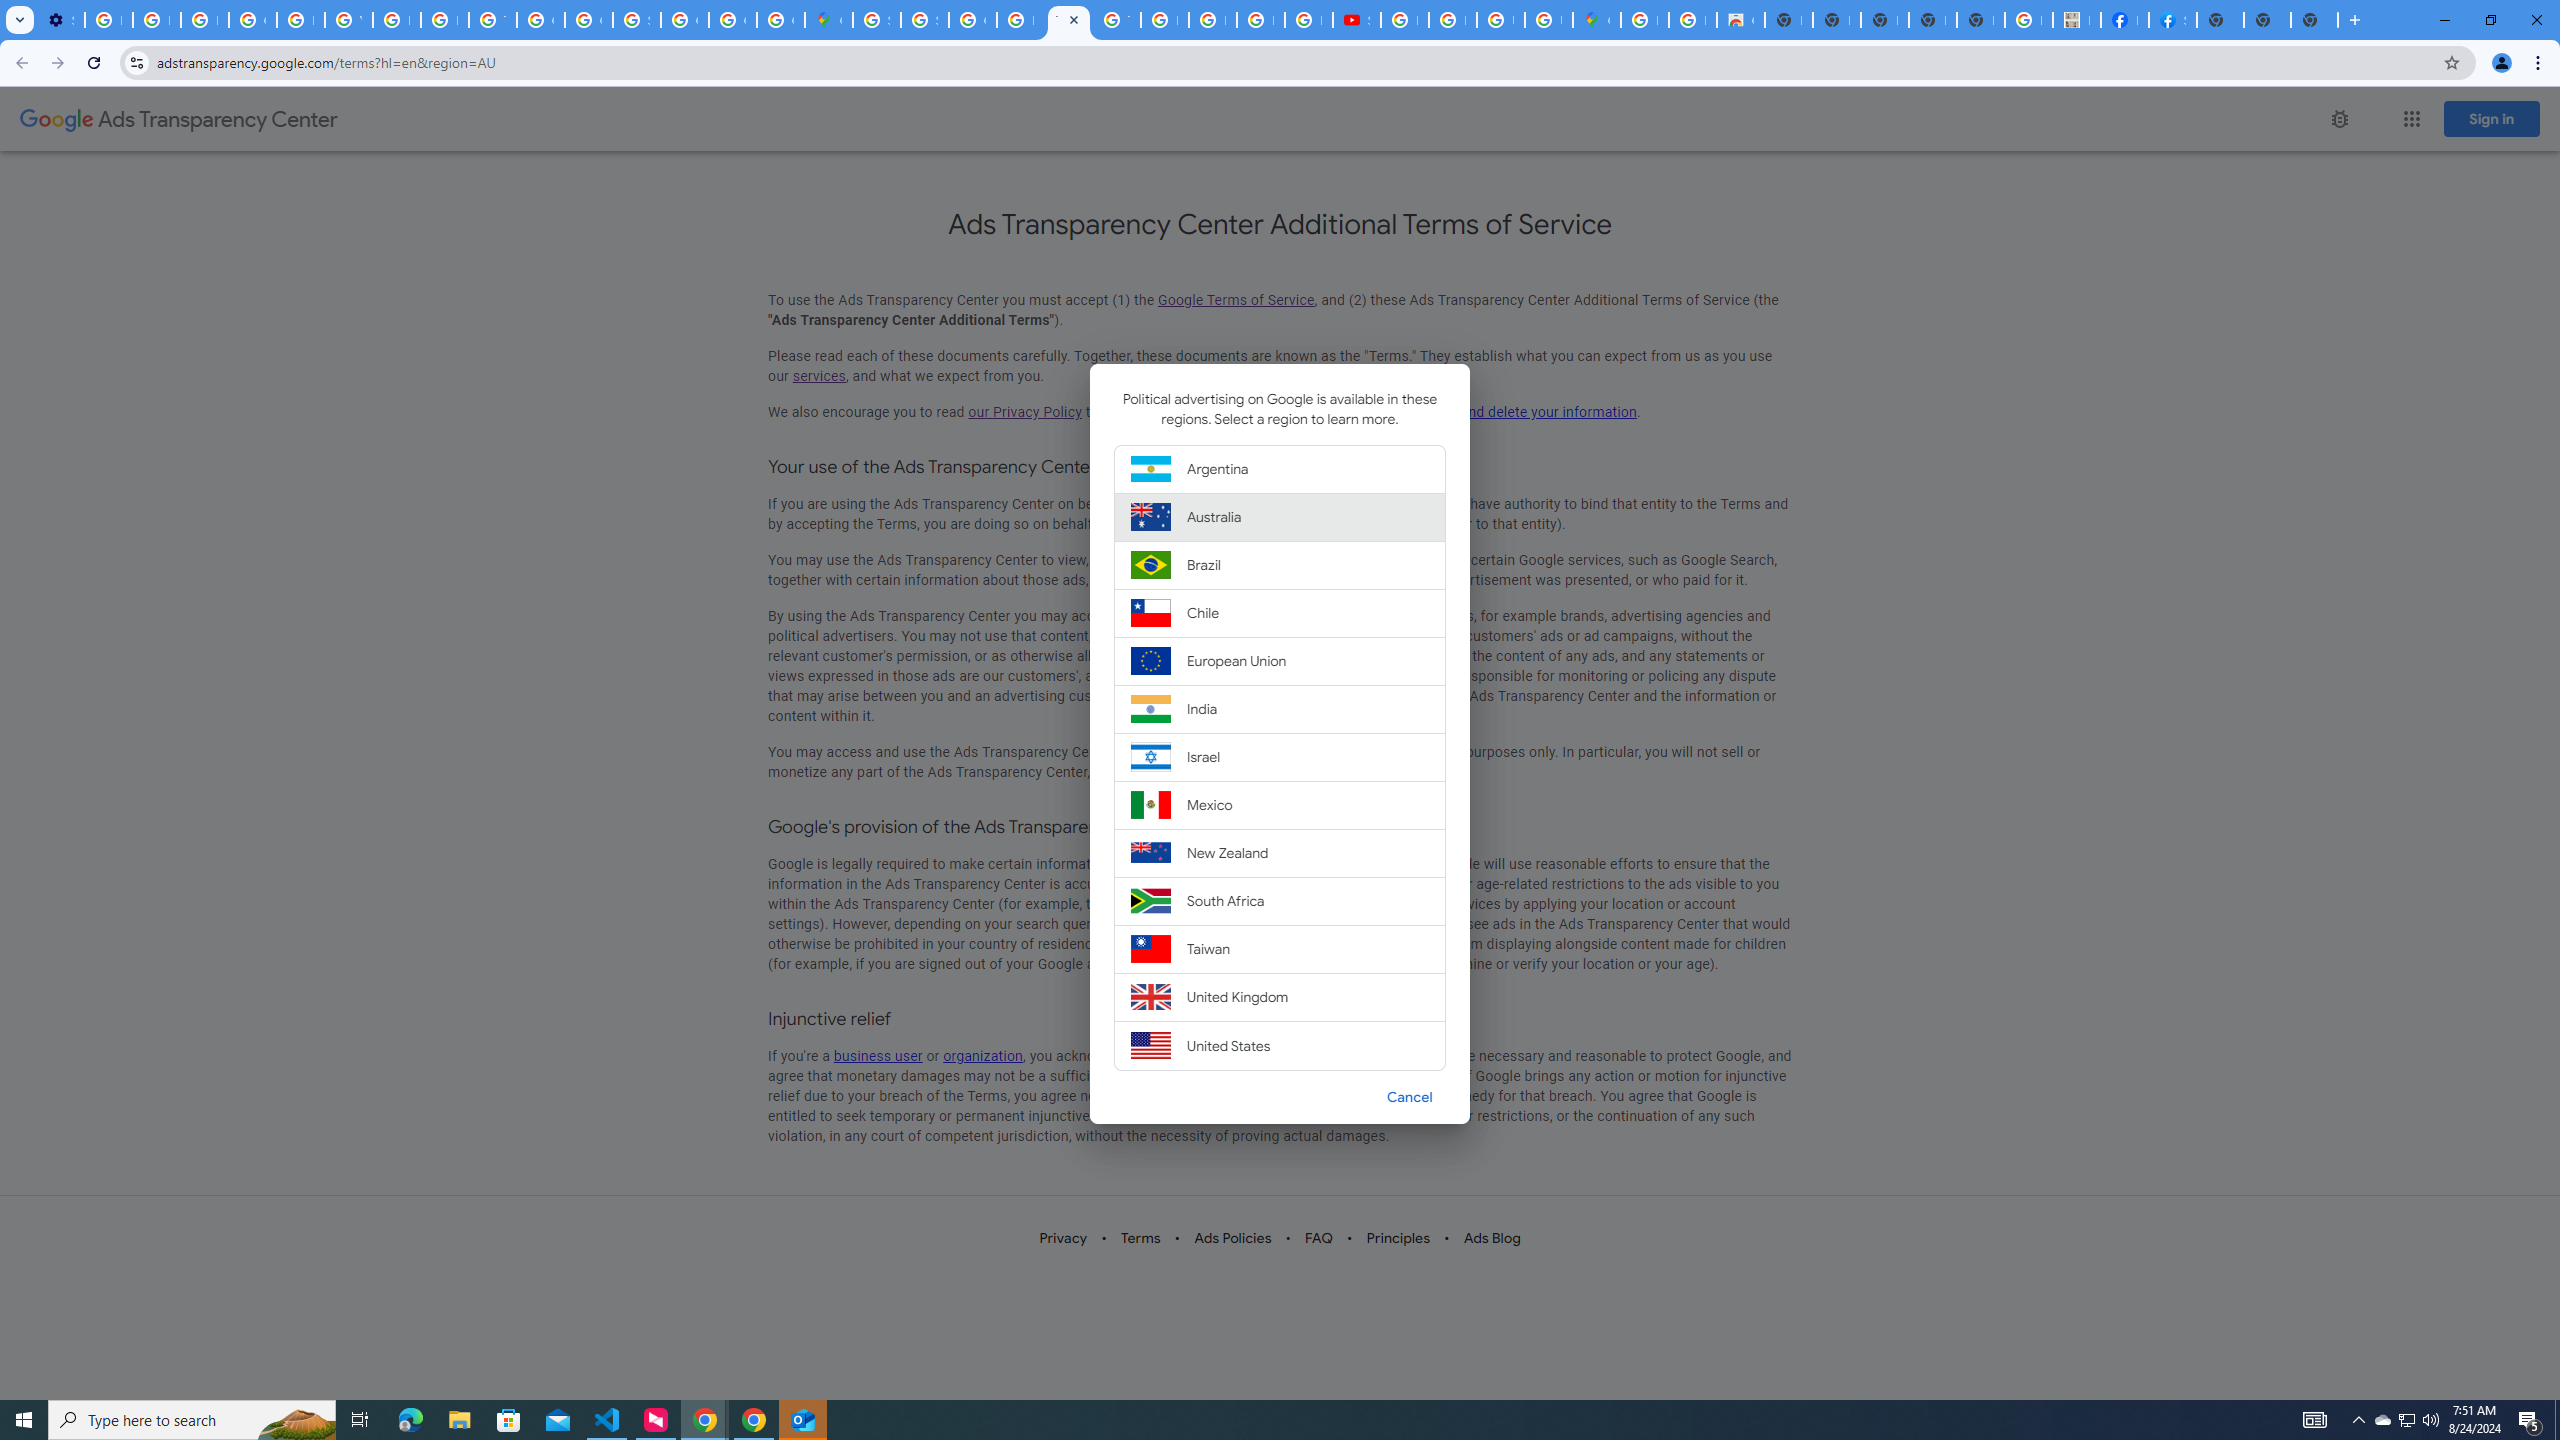  What do you see at coordinates (2314, 19) in the screenshot?
I see `'New Tab'` at bounding box center [2314, 19].